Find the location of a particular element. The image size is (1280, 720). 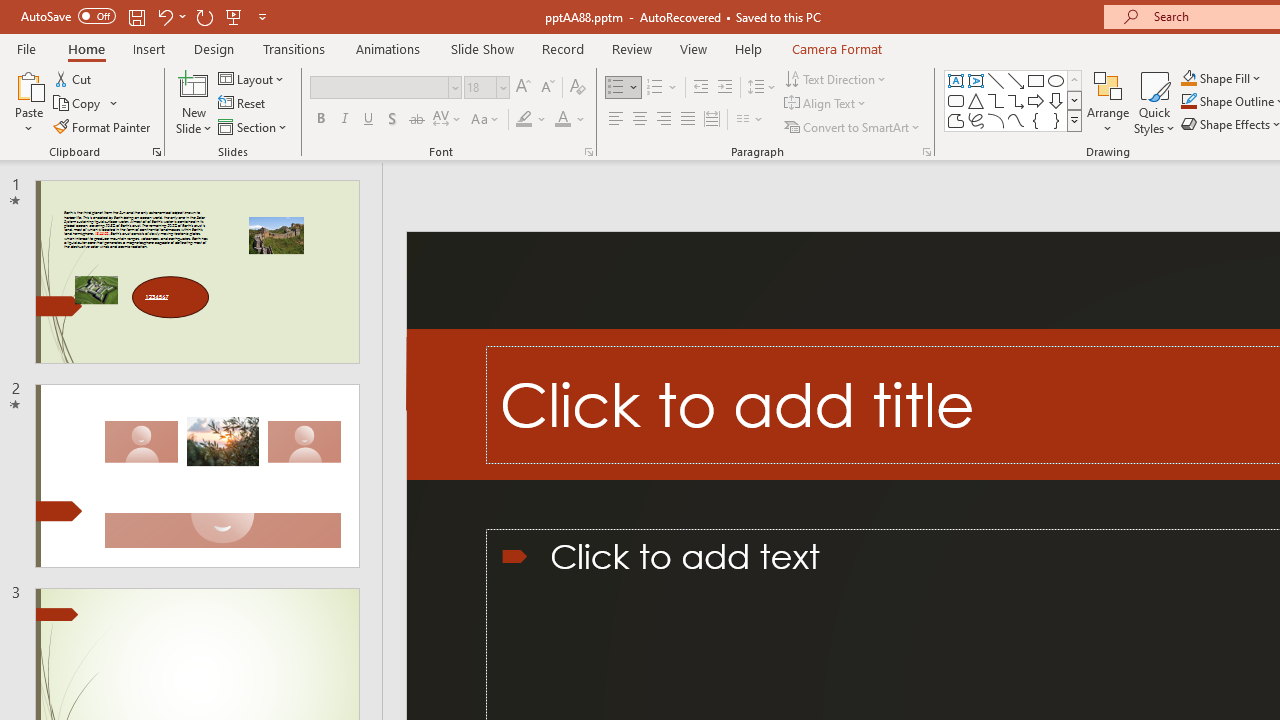

'Text Box' is located at coordinates (955, 80).